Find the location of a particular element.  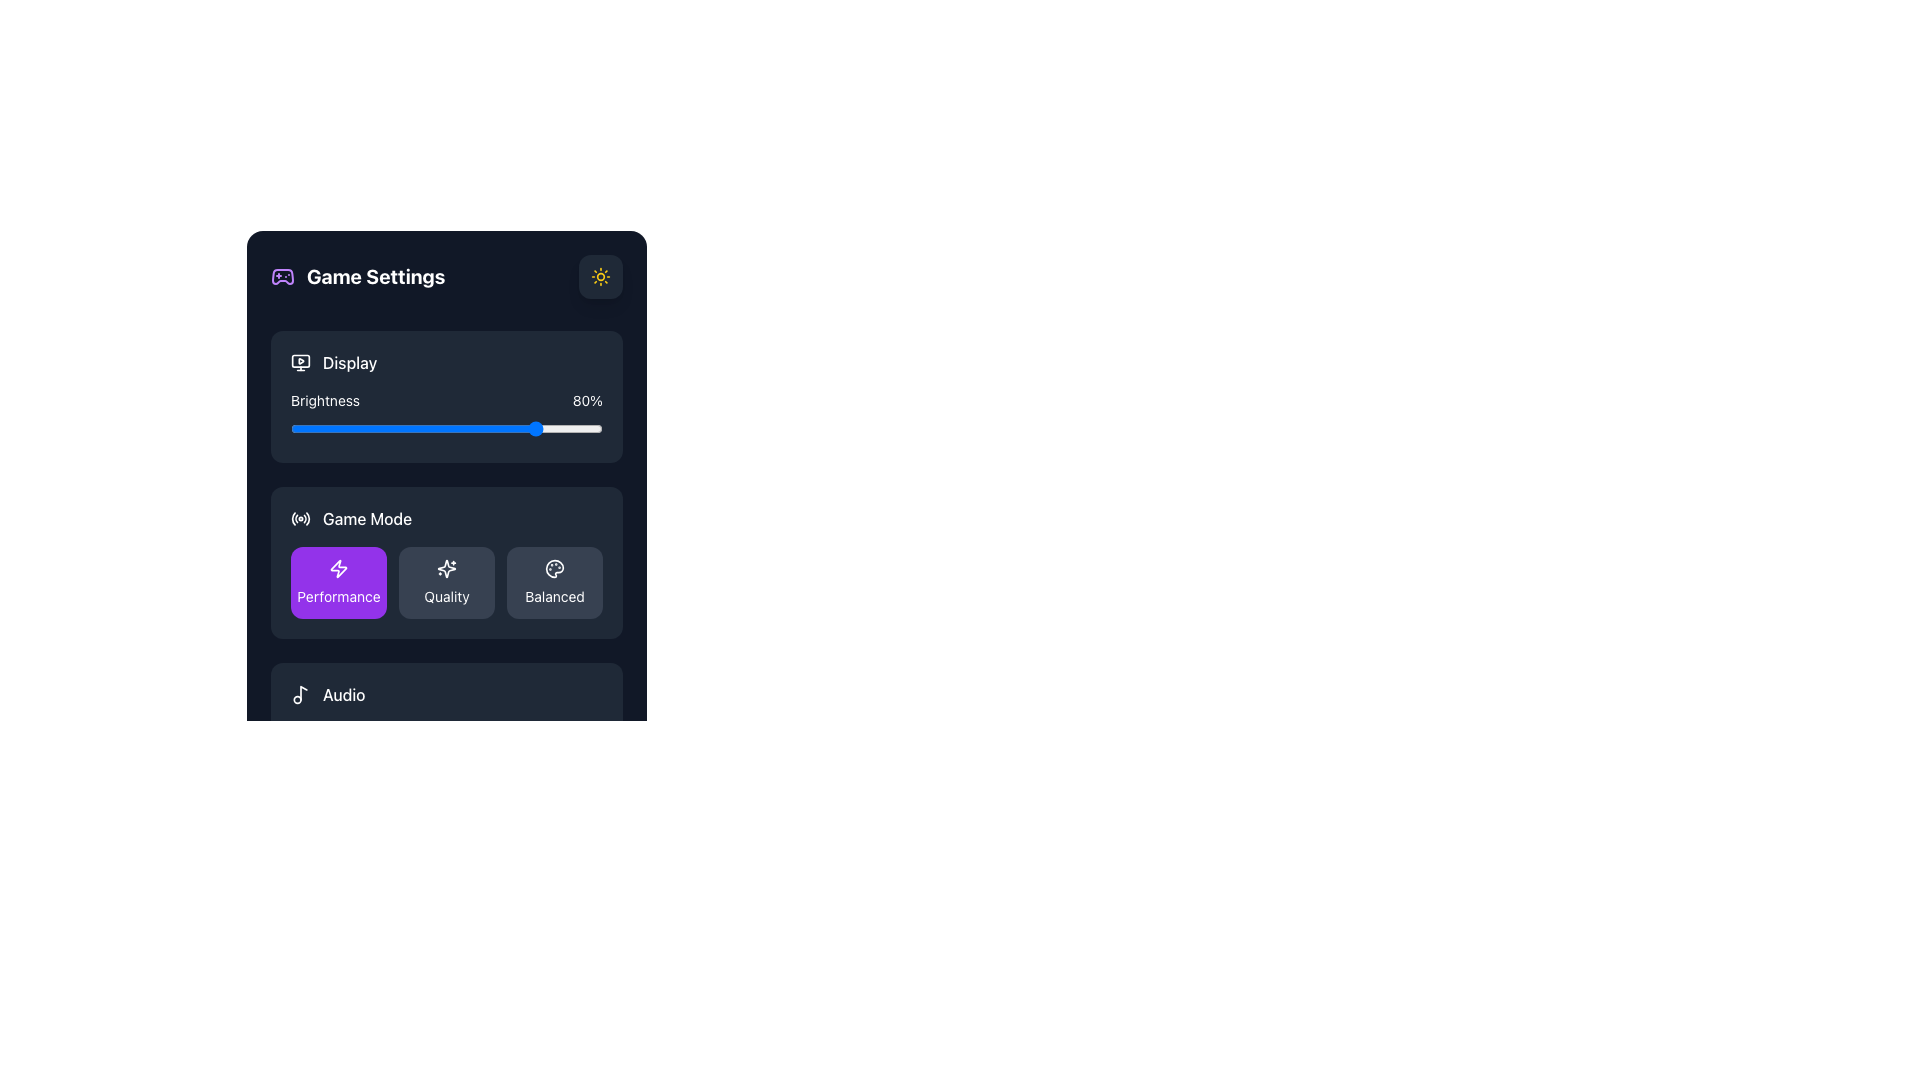

brightness level is located at coordinates (427, 427).